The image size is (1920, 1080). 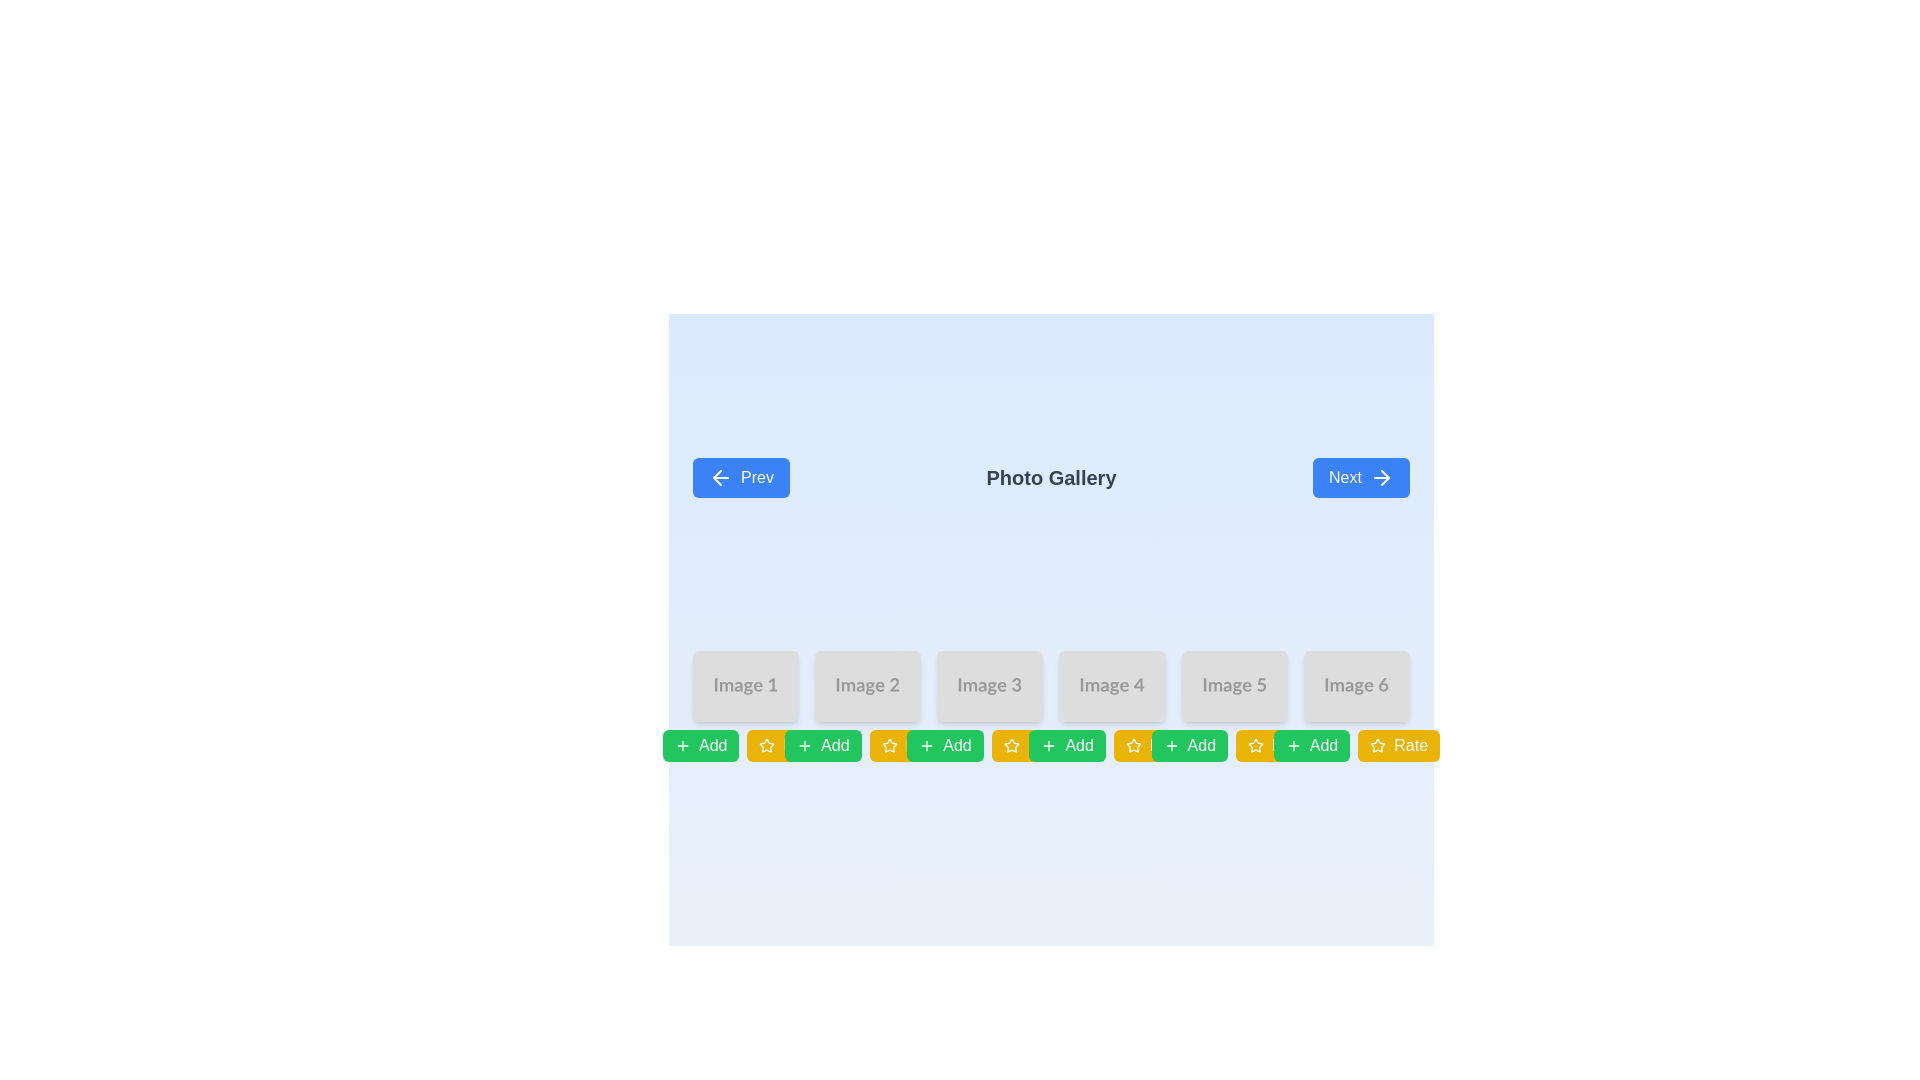 I want to click on the second image in the gallery, so click(x=868, y=685).